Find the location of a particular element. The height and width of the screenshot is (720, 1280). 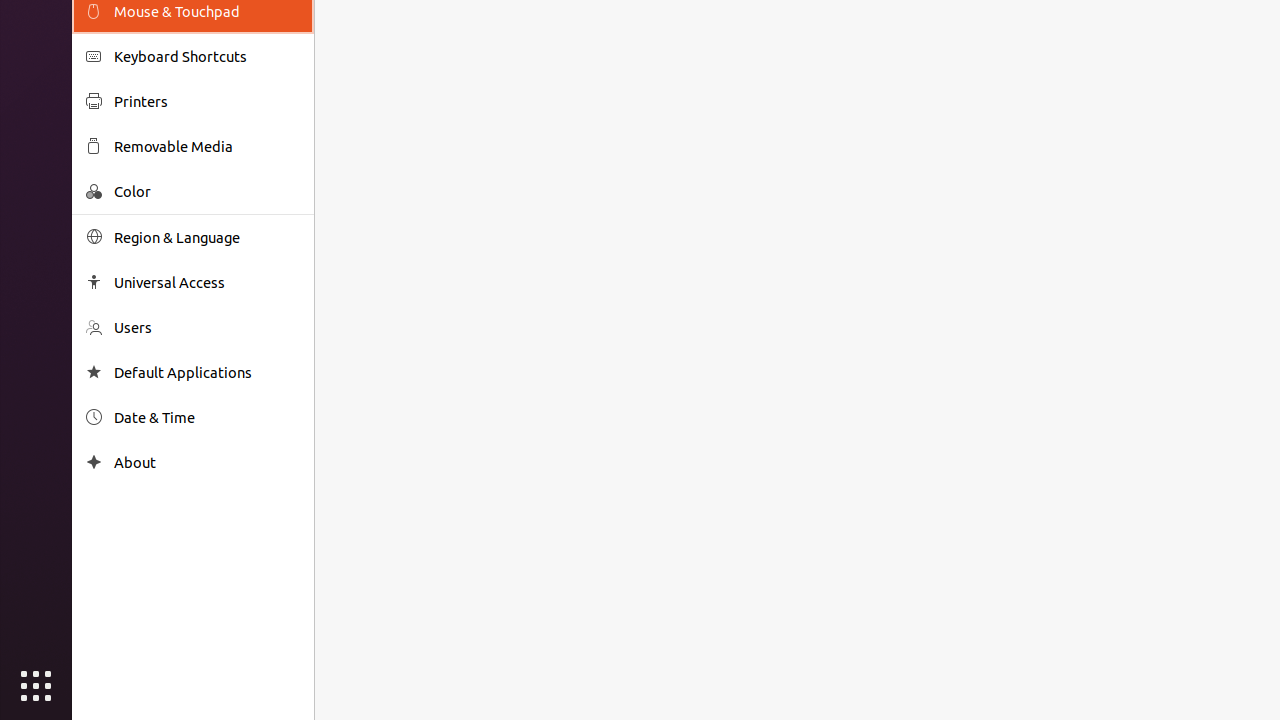

'Region & Language' is located at coordinates (206, 236).